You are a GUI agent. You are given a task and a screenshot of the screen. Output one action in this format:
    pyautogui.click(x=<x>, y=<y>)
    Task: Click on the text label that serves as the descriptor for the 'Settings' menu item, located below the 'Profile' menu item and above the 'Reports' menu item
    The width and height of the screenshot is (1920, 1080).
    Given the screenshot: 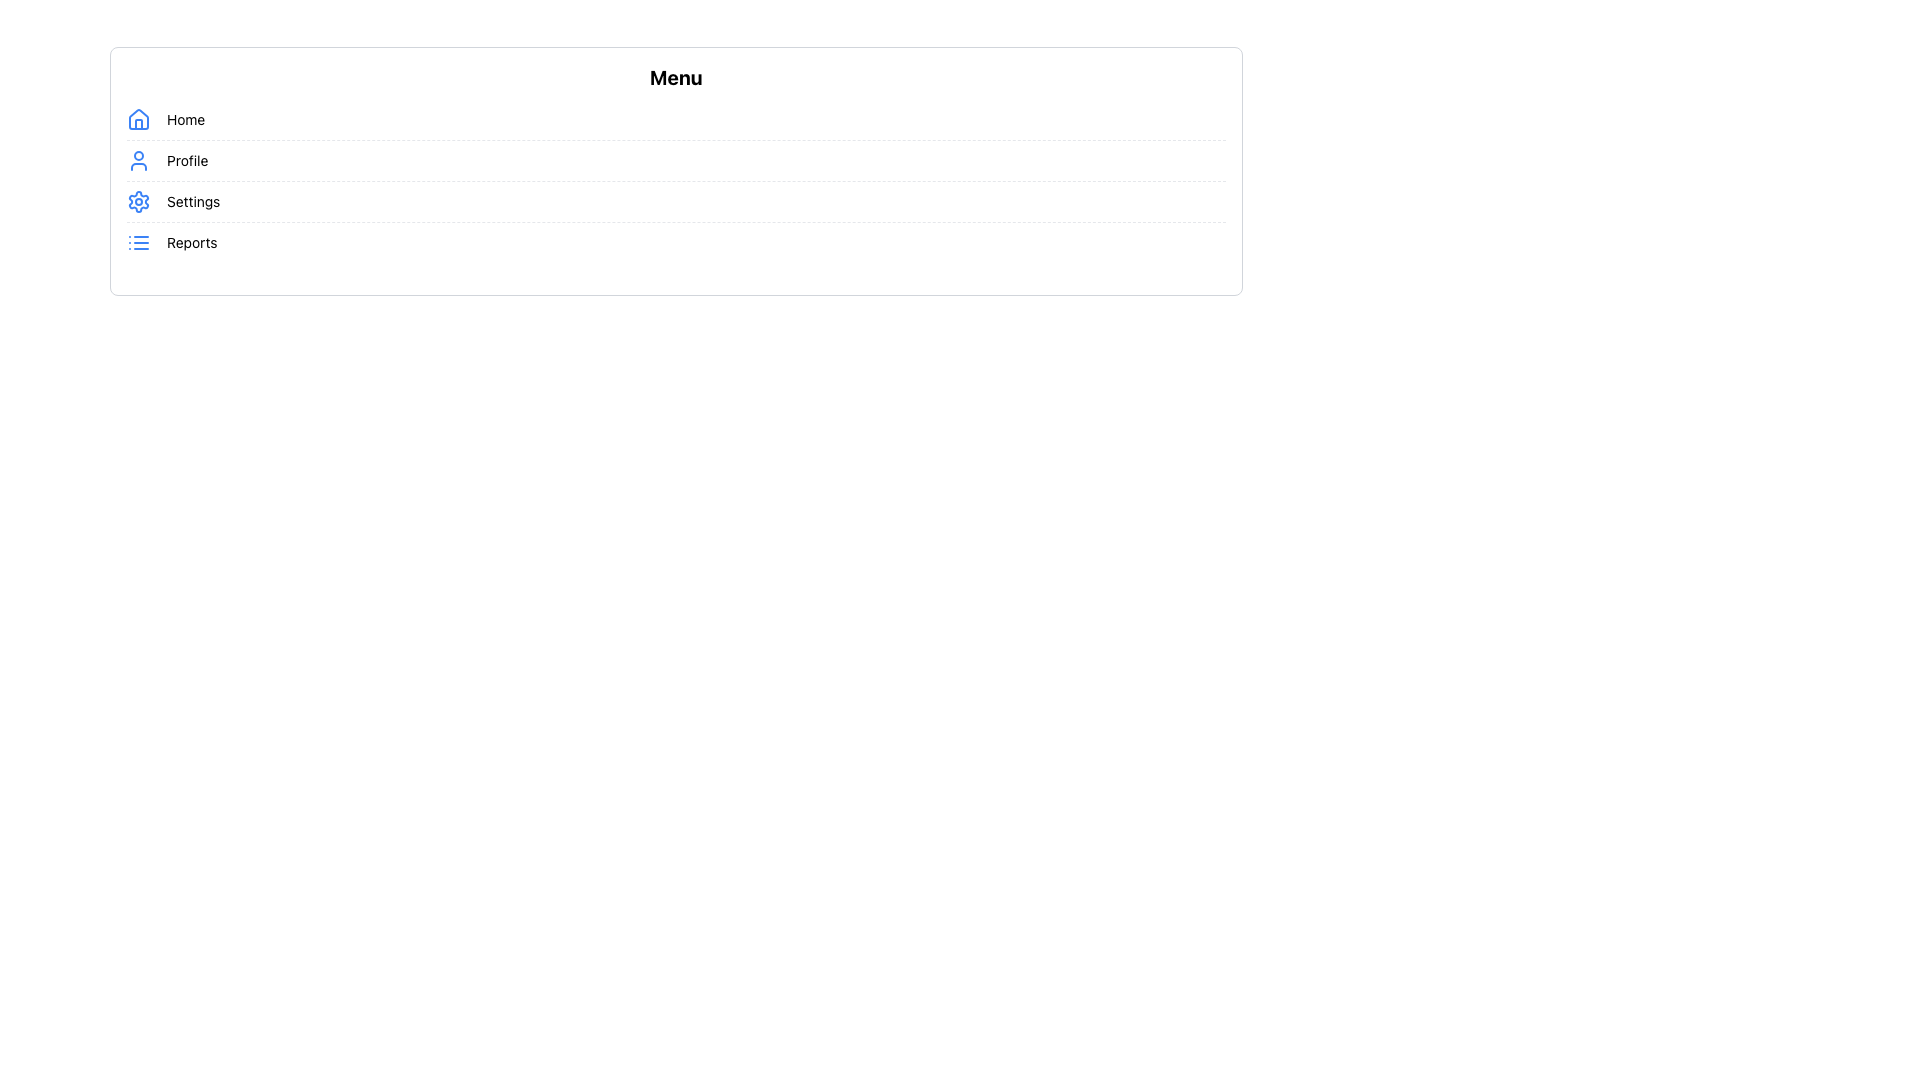 What is the action you would take?
    pyautogui.click(x=193, y=201)
    